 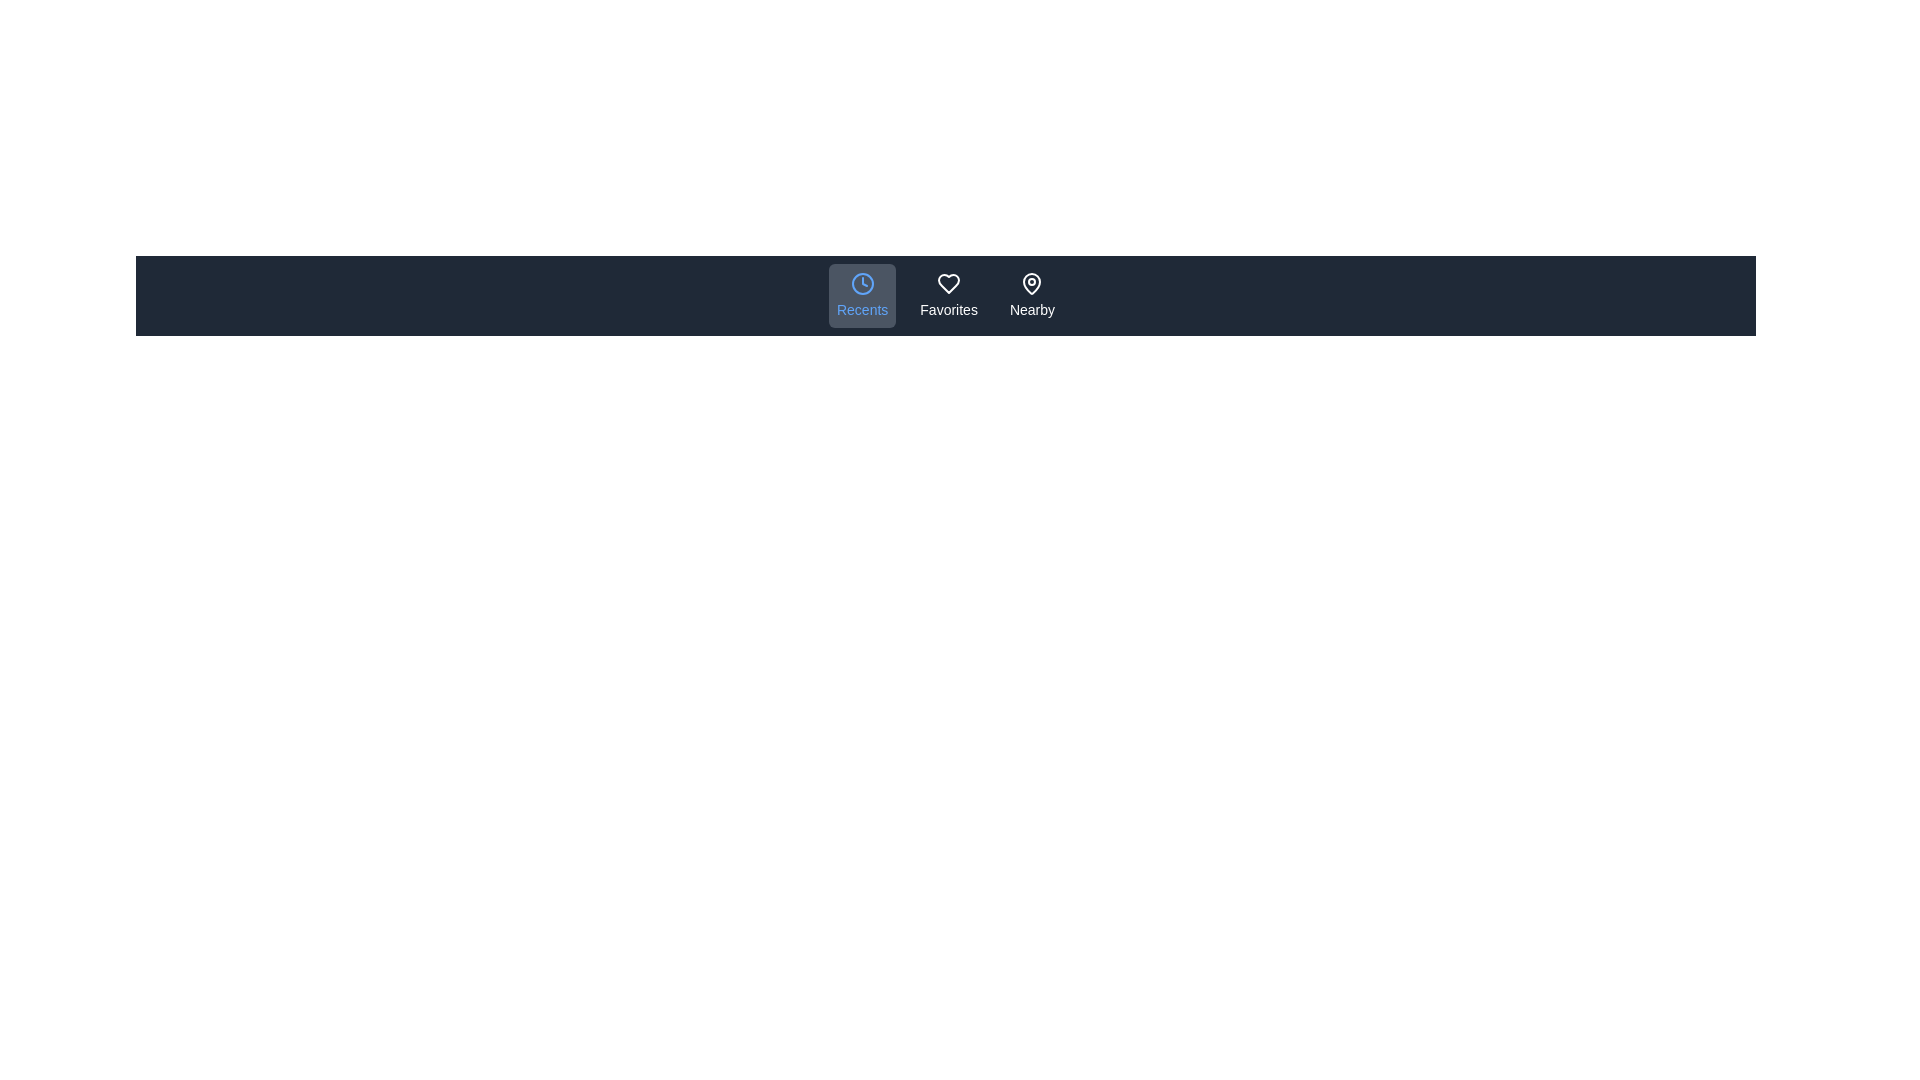 What do you see at coordinates (1032, 296) in the screenshot?
I see `the navigation option labeled Nearby` at bounding box center [1032, 296].